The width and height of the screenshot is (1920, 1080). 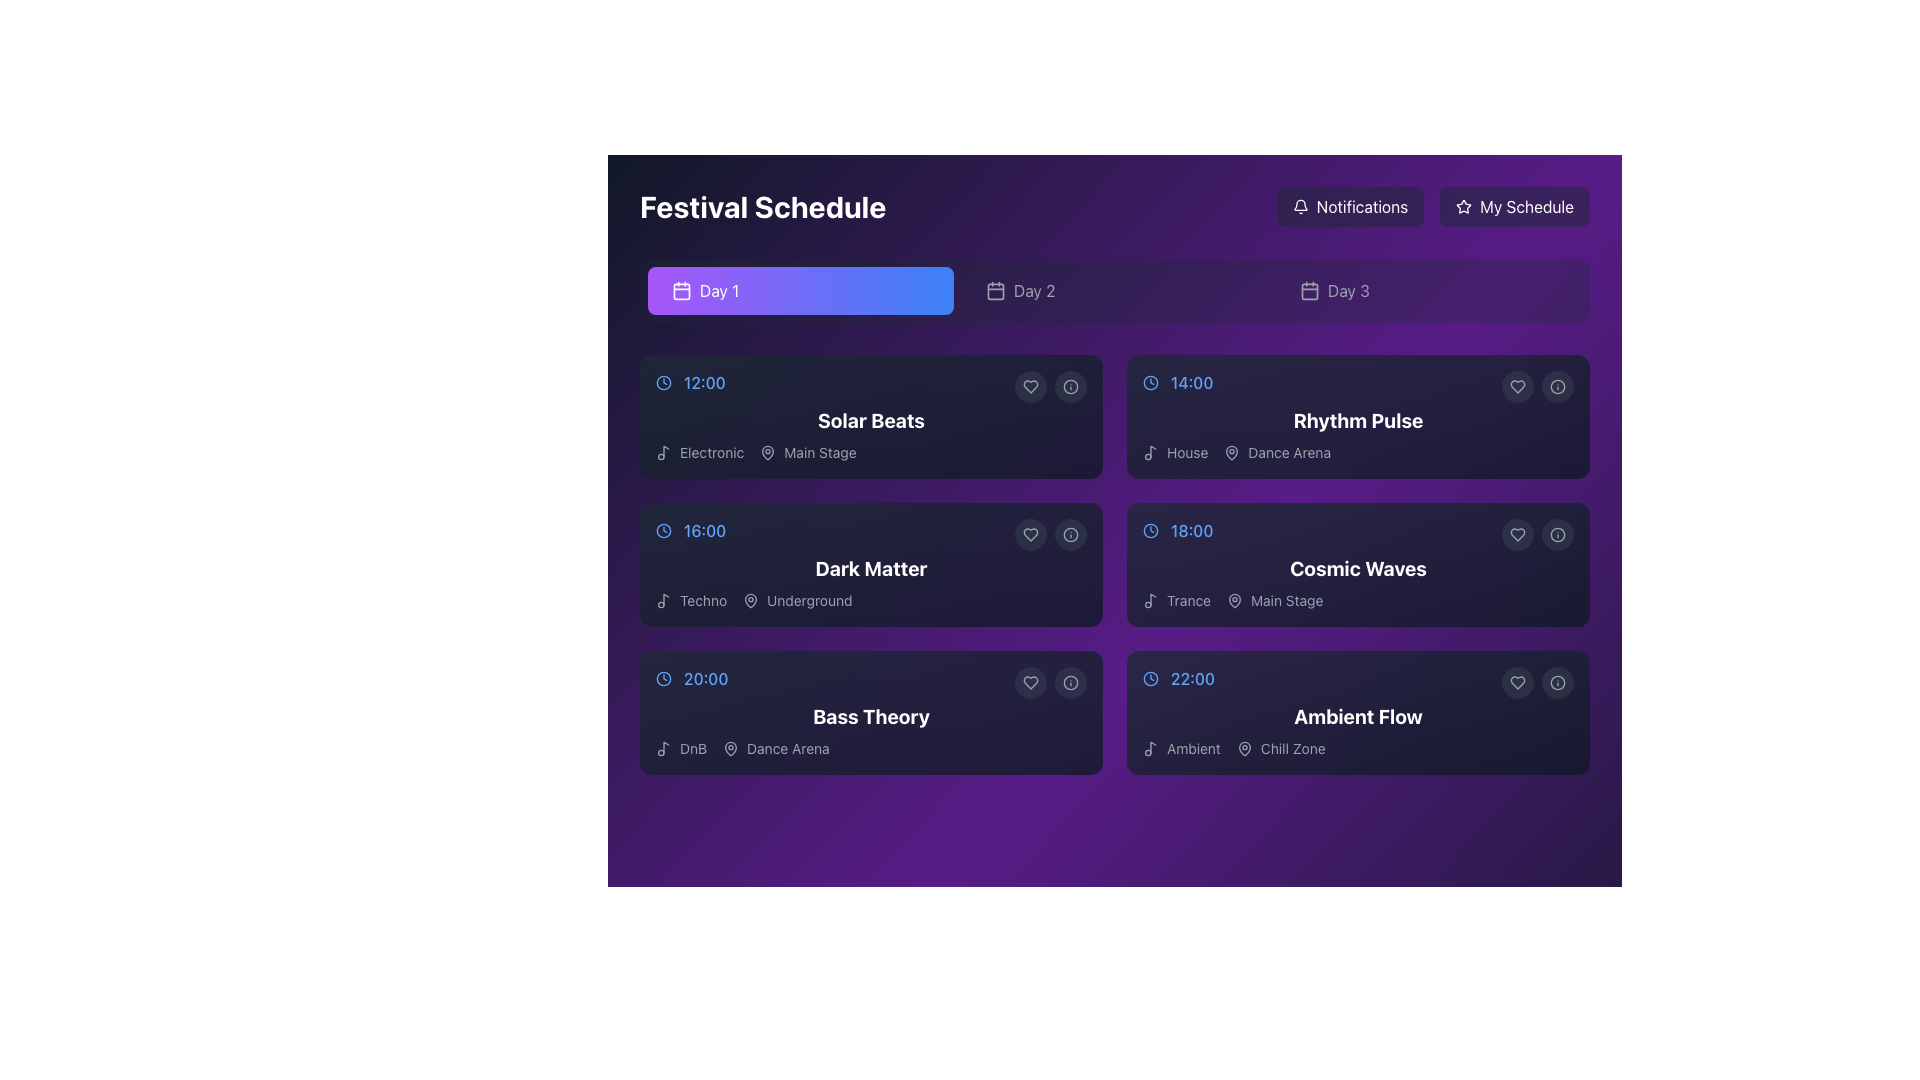 What do you see at coordinates (693, 748) in the screenshot?
I see `text label indicating the genre or type of performance located at the bottom left of the 'Bass Theory' schedule item box` at bounding box center [693, 748].